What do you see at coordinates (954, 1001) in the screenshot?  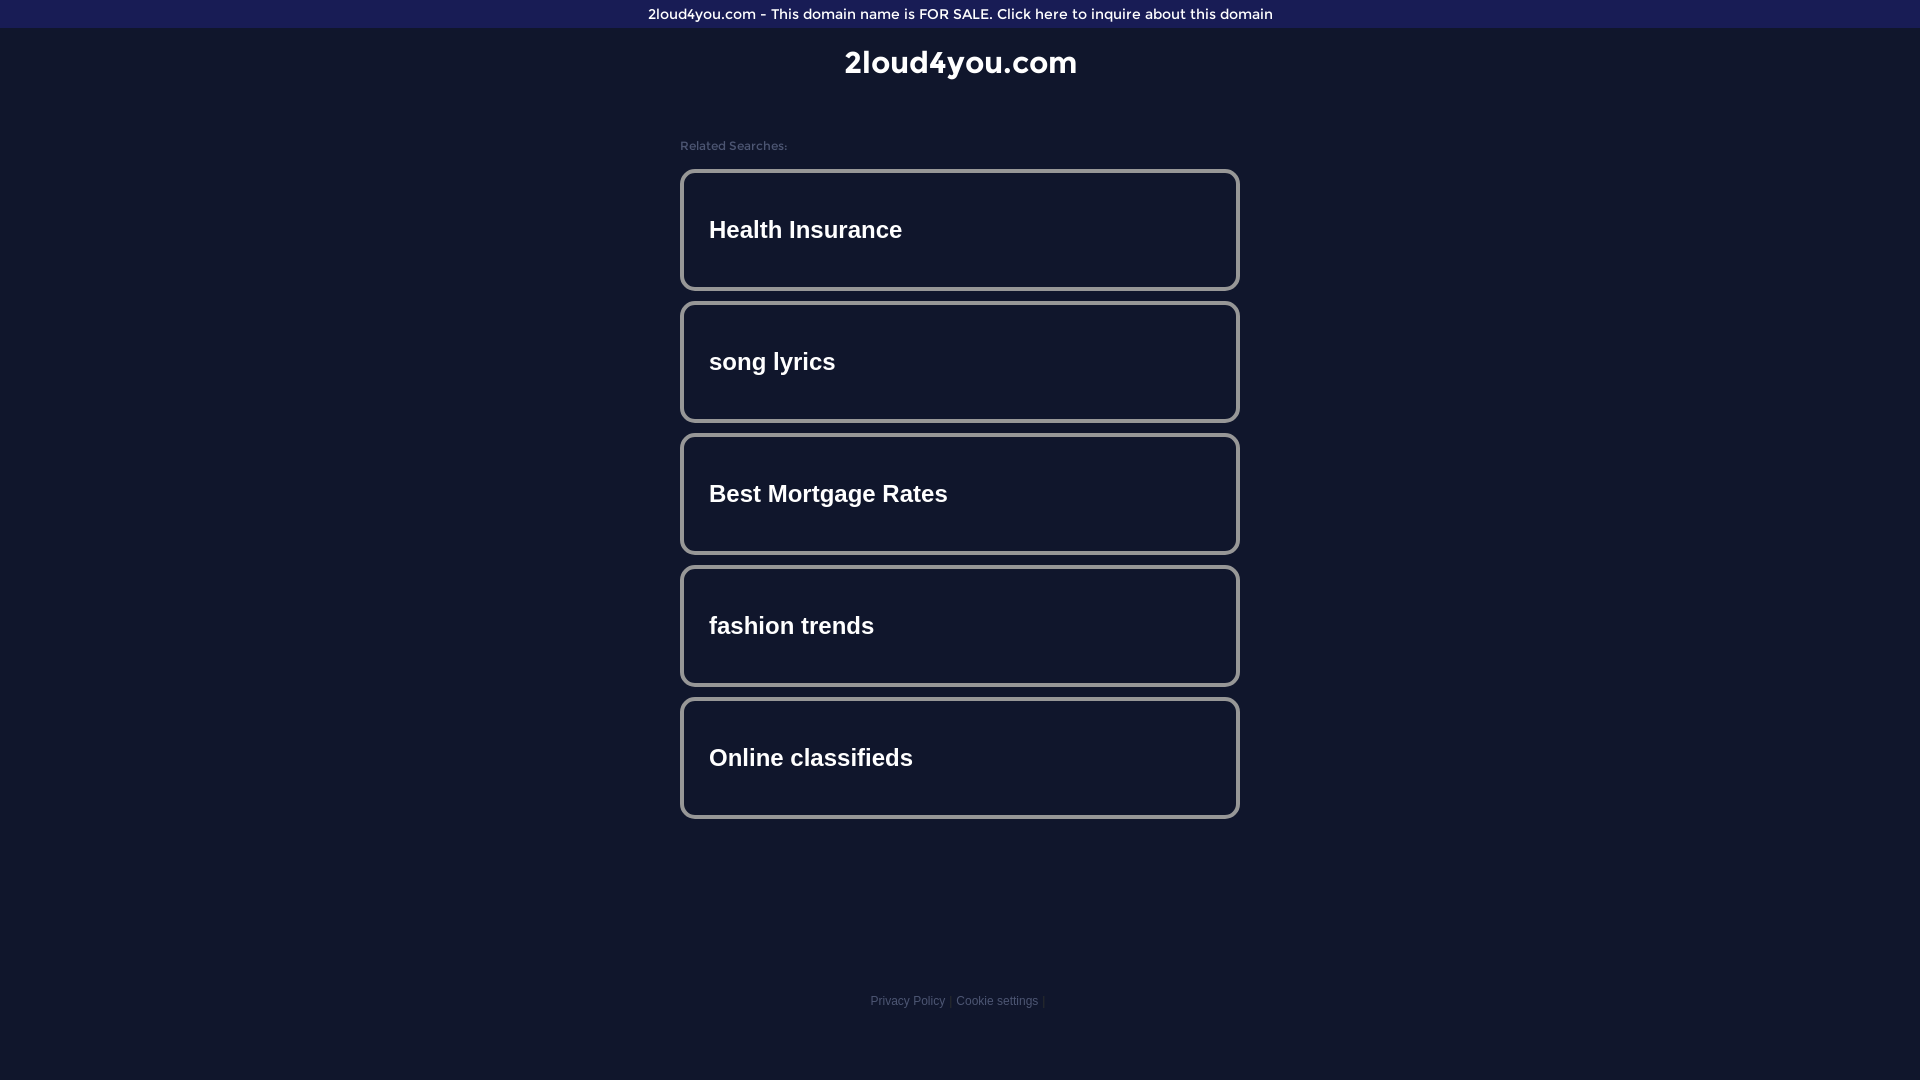 I see `'Cookie settings'` at bounding box center [954, 1001].